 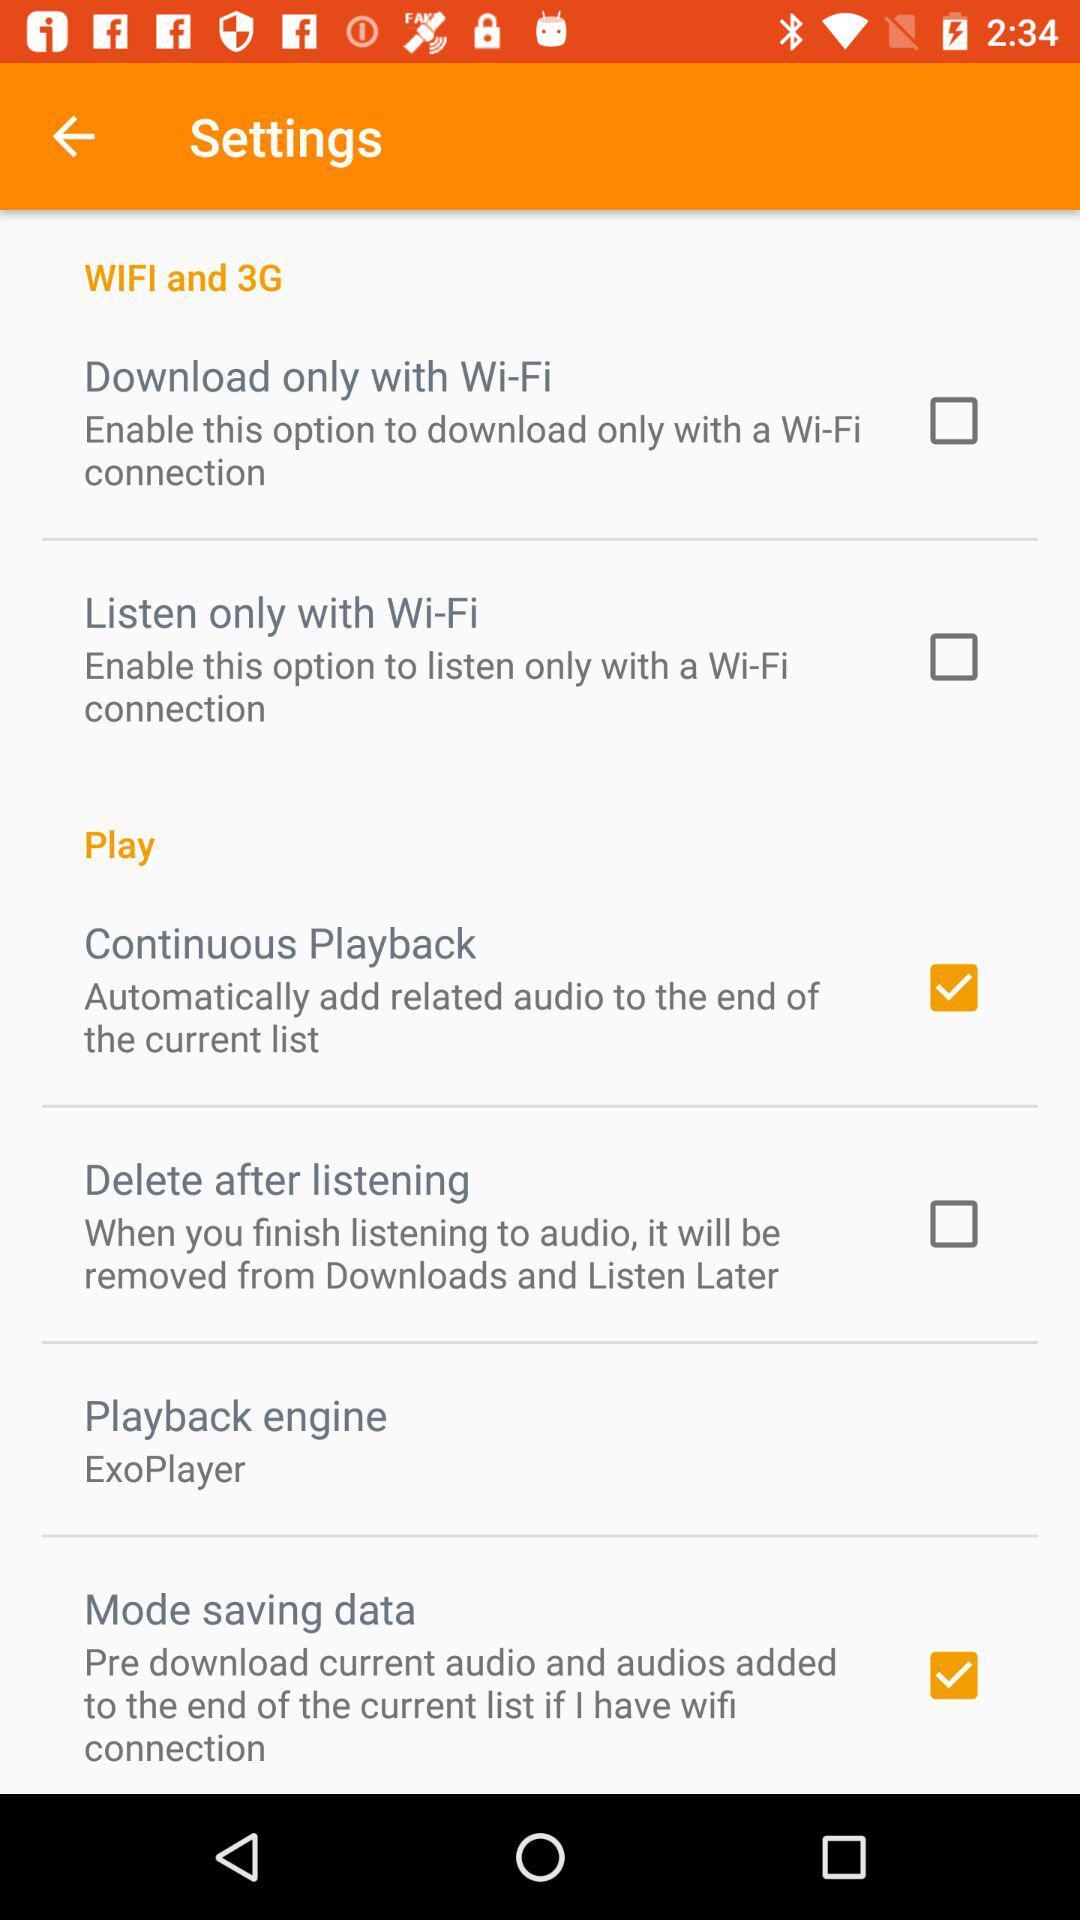 I want to click on icon below continuous playback item, so click(x=477, y=1016).